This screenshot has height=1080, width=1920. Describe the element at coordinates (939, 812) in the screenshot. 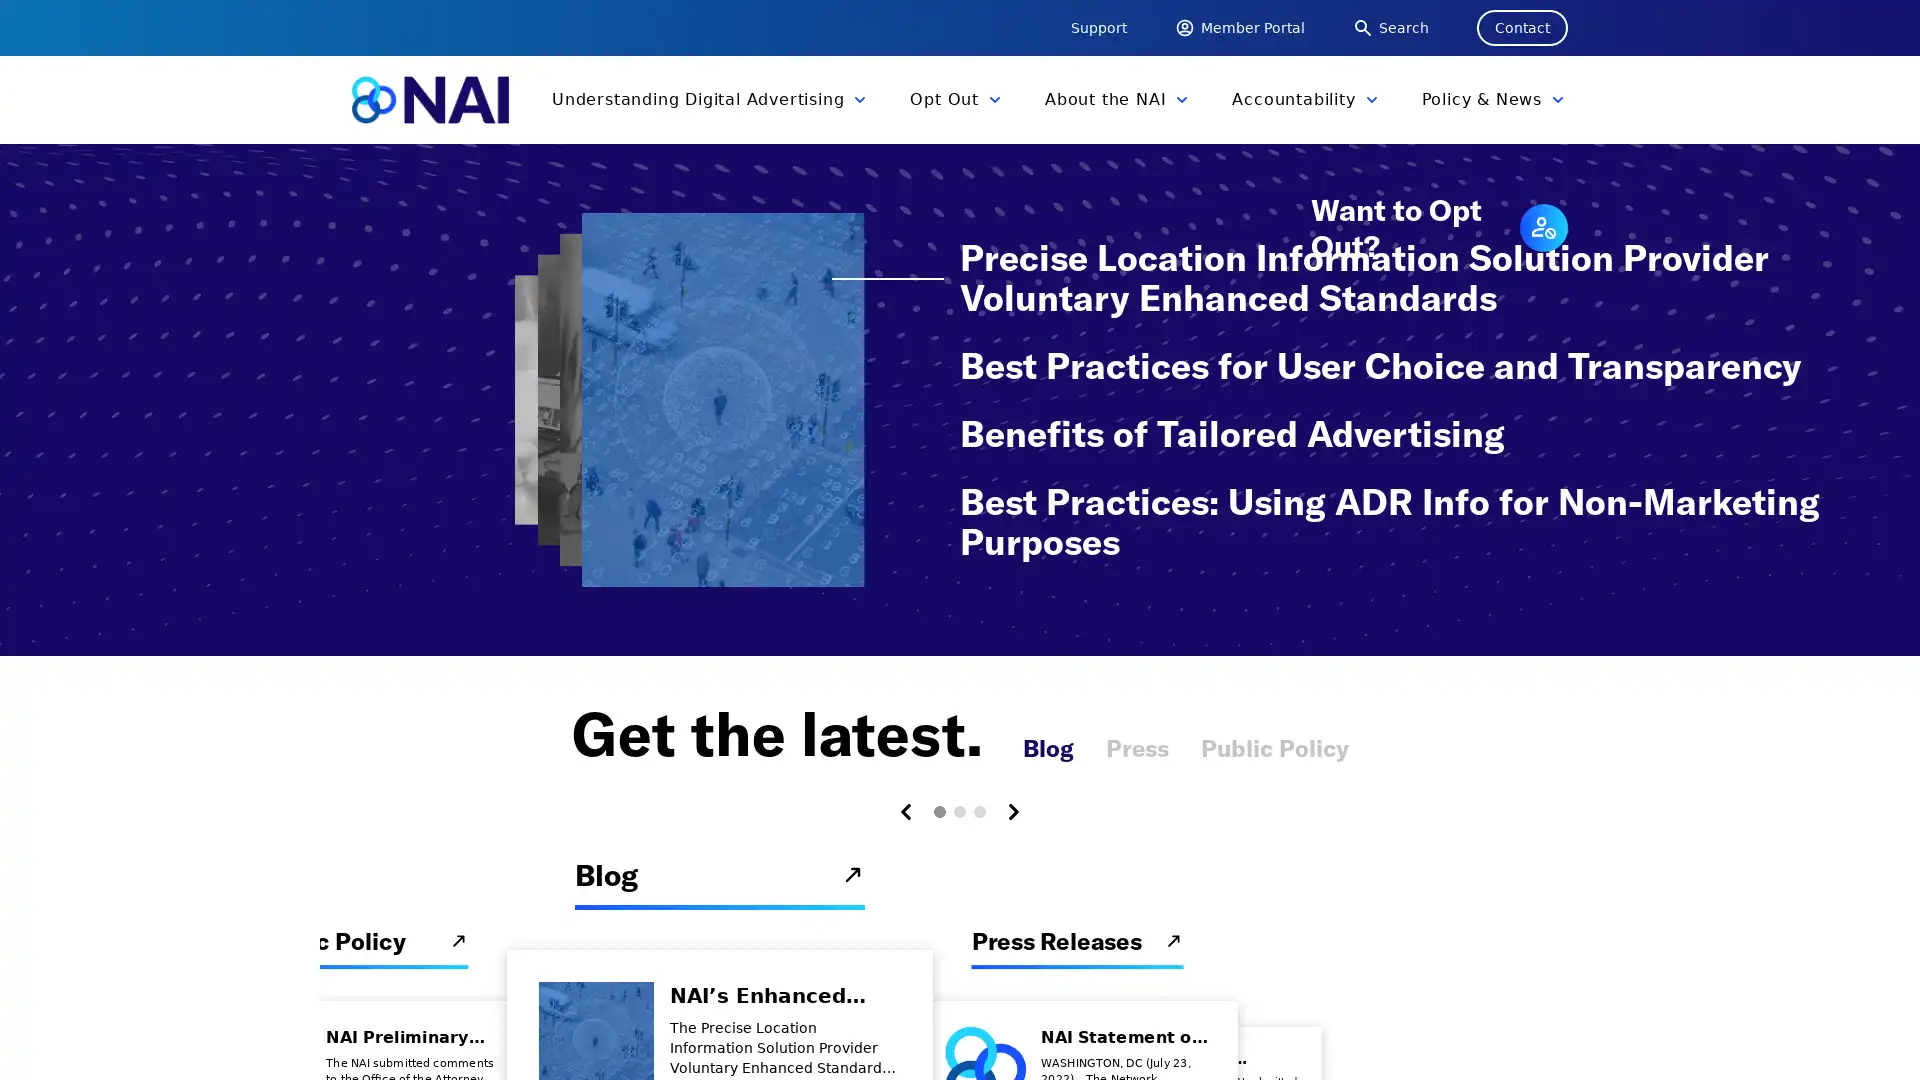

I see `Carousel Page 1 (Current Slide)` at that location.